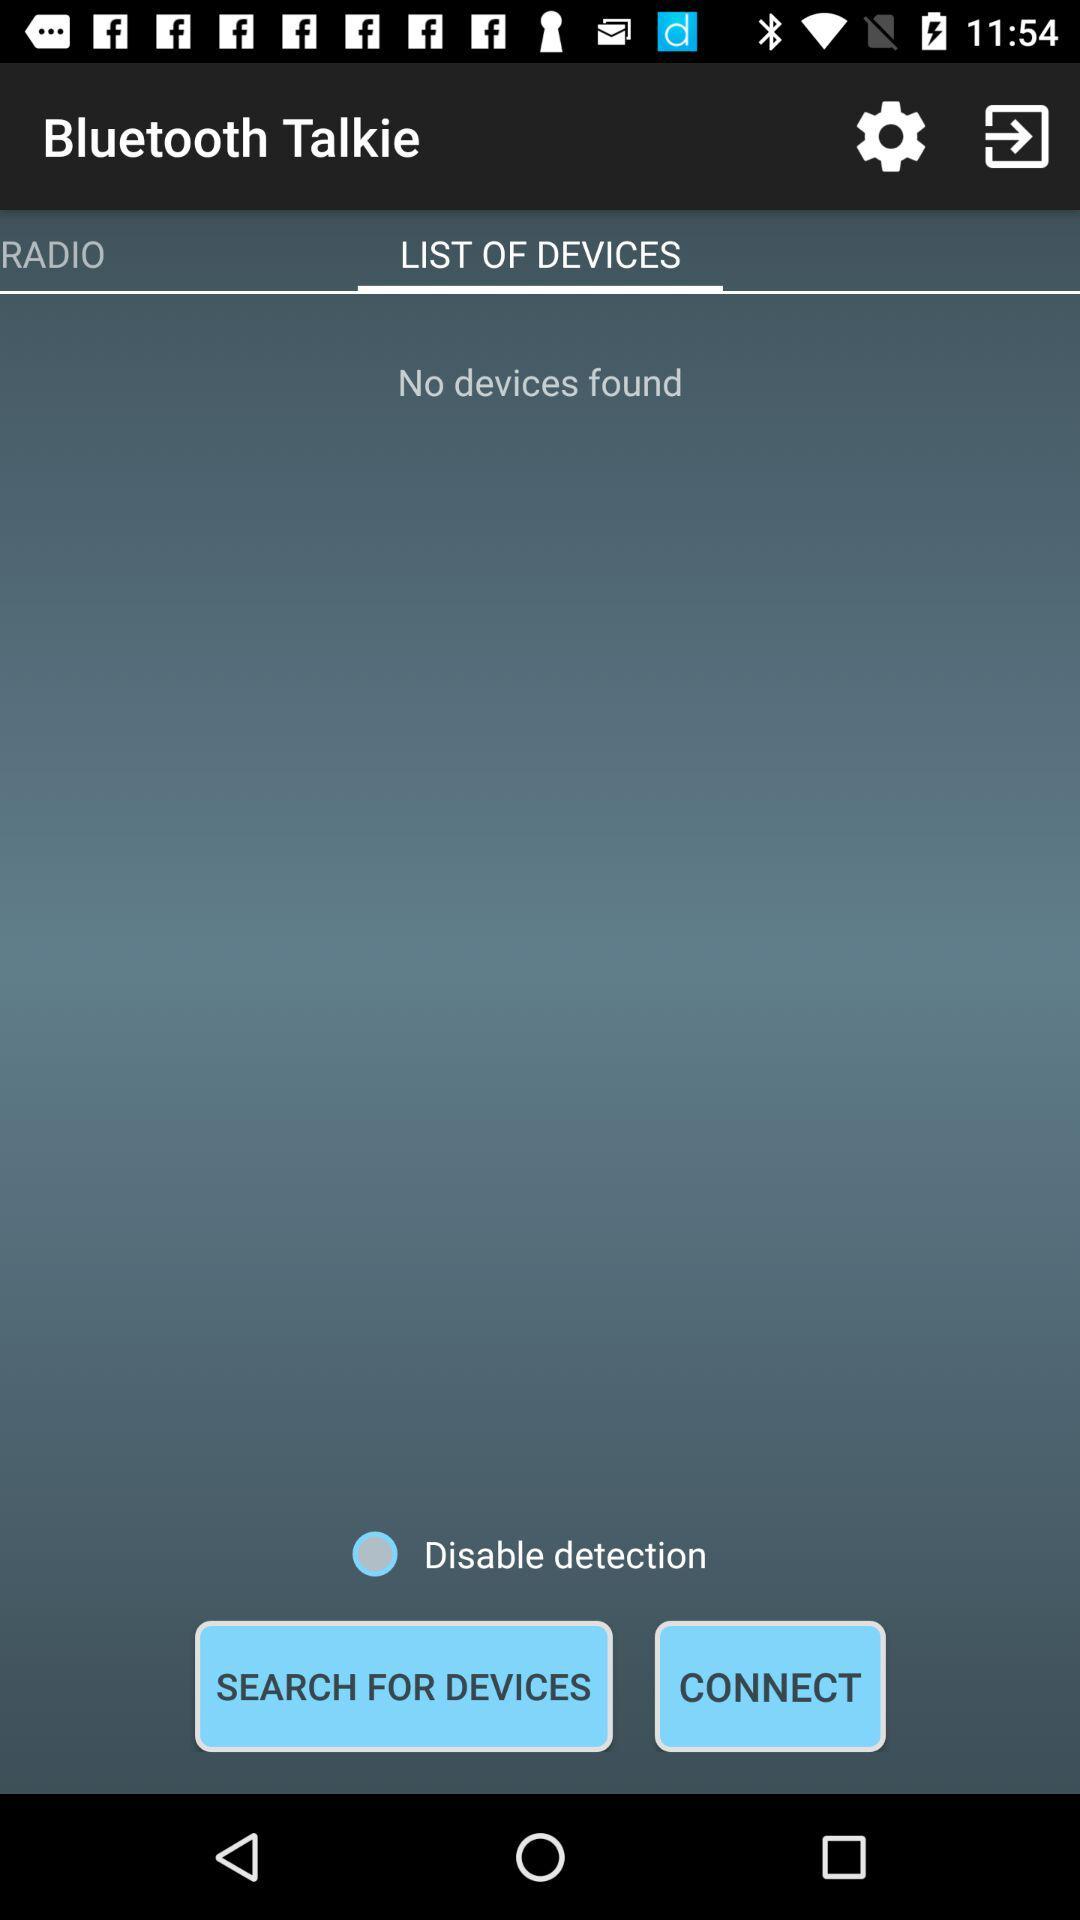 The height and width of the screenshot is (1920, 1080). I want to click on connect, so click(769, 1685).